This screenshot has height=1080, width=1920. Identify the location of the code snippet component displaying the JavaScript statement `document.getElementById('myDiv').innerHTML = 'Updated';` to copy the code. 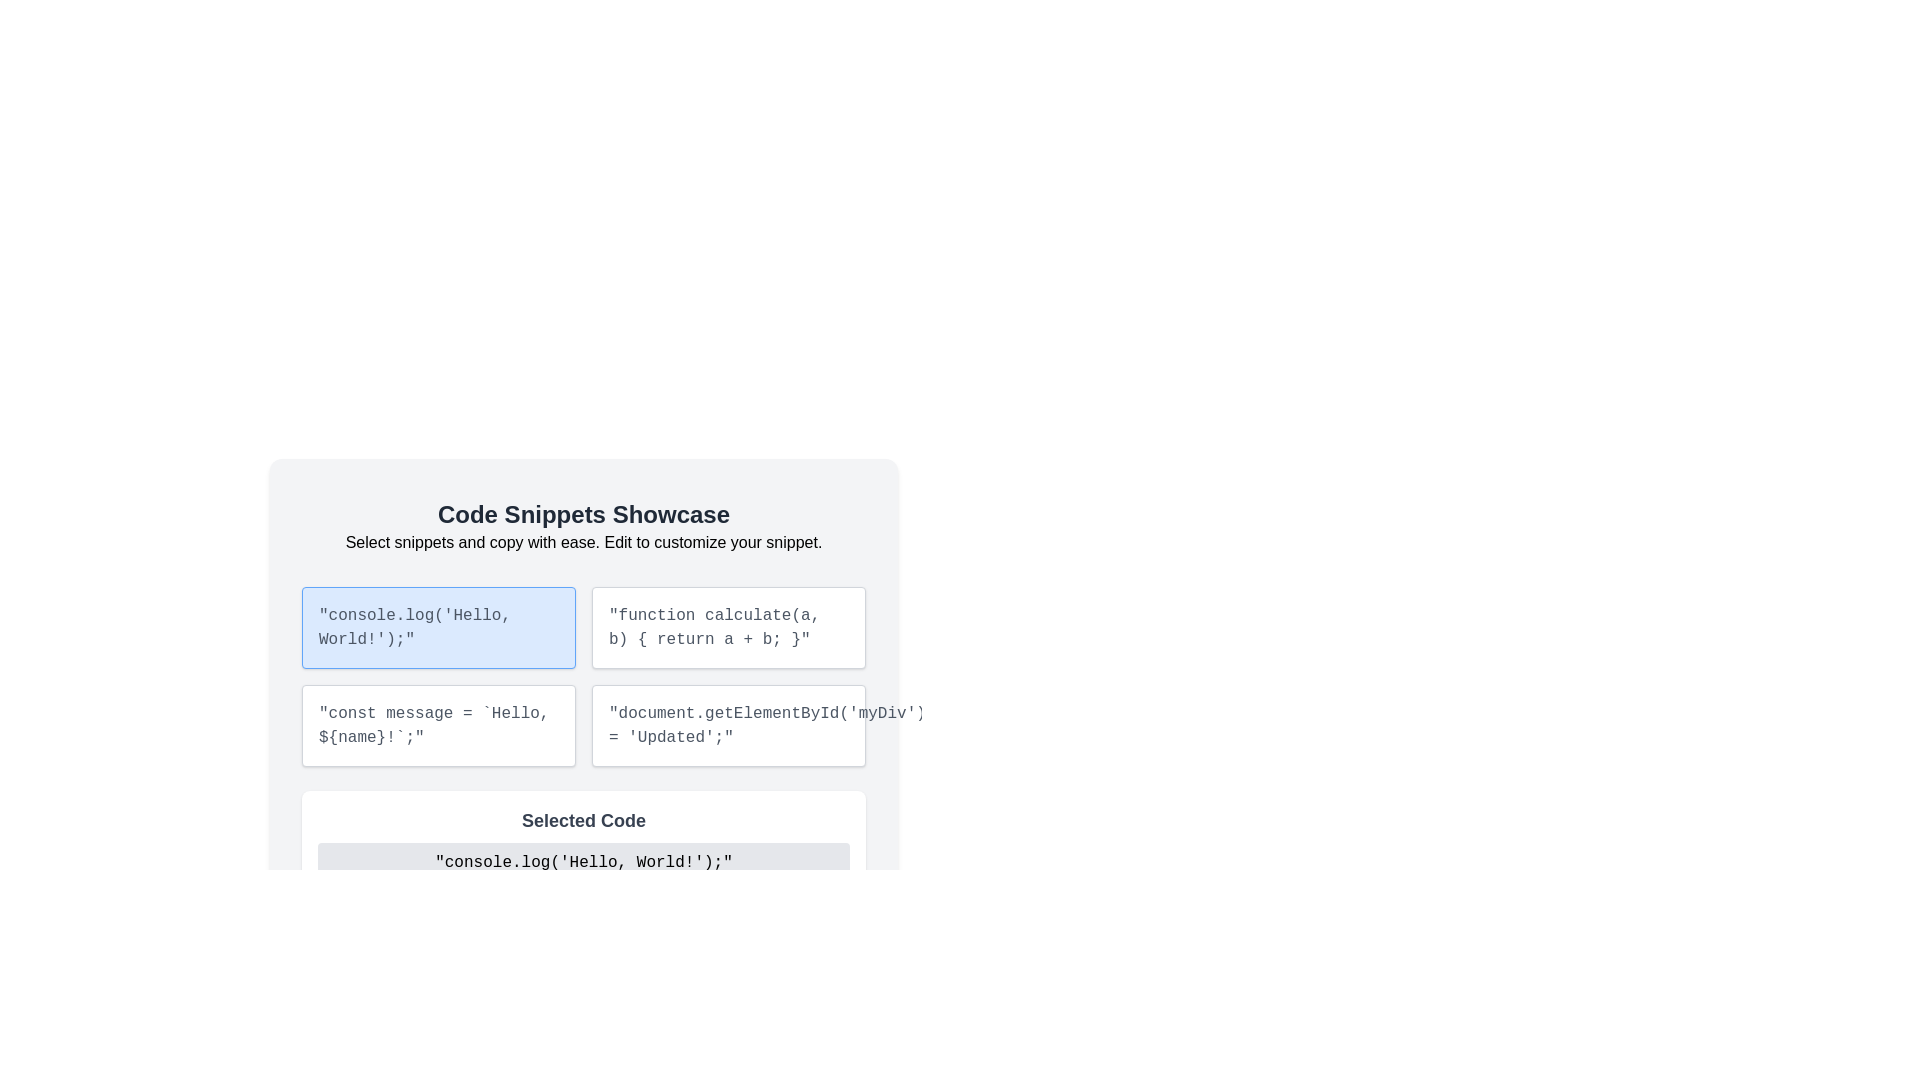
(728, 725).